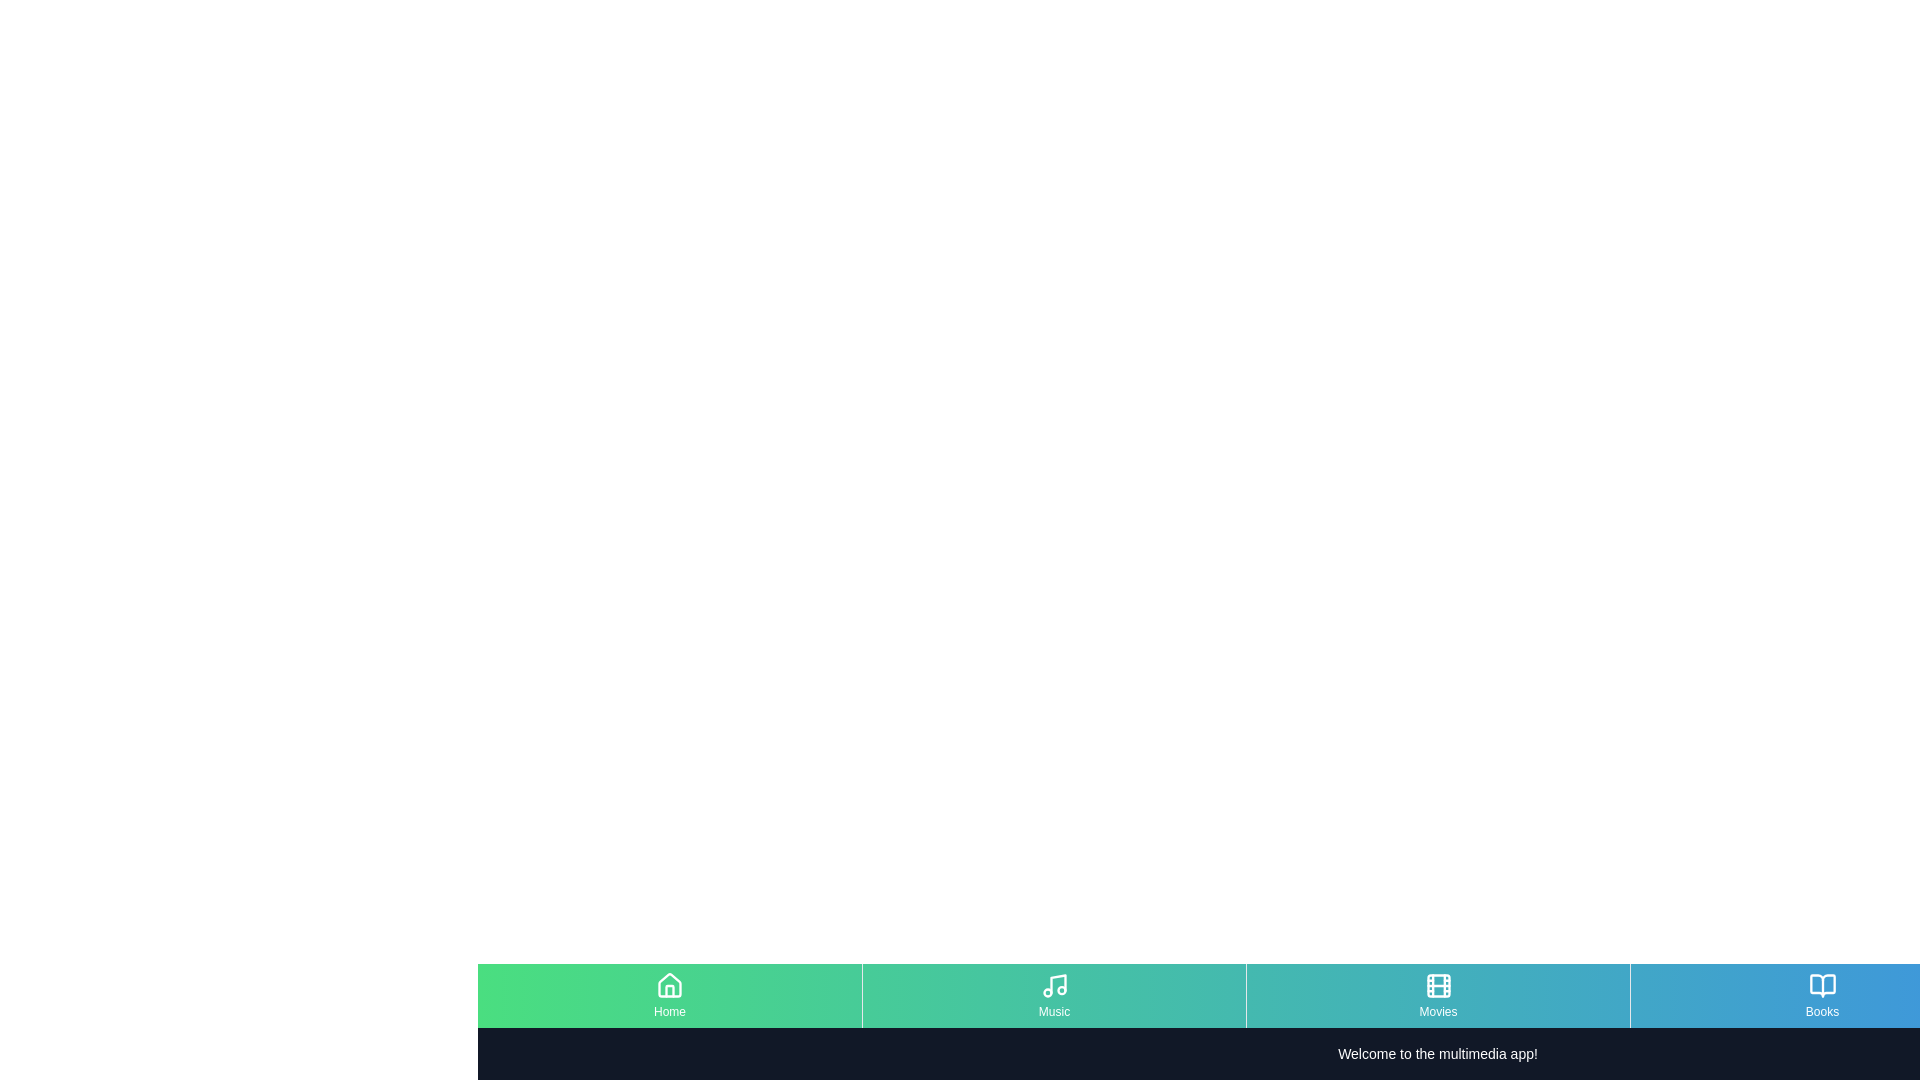 This screenshot has width=1920, height=1080. I want to click on the menu item Movies to observe visual changes, so click(1437, 995).